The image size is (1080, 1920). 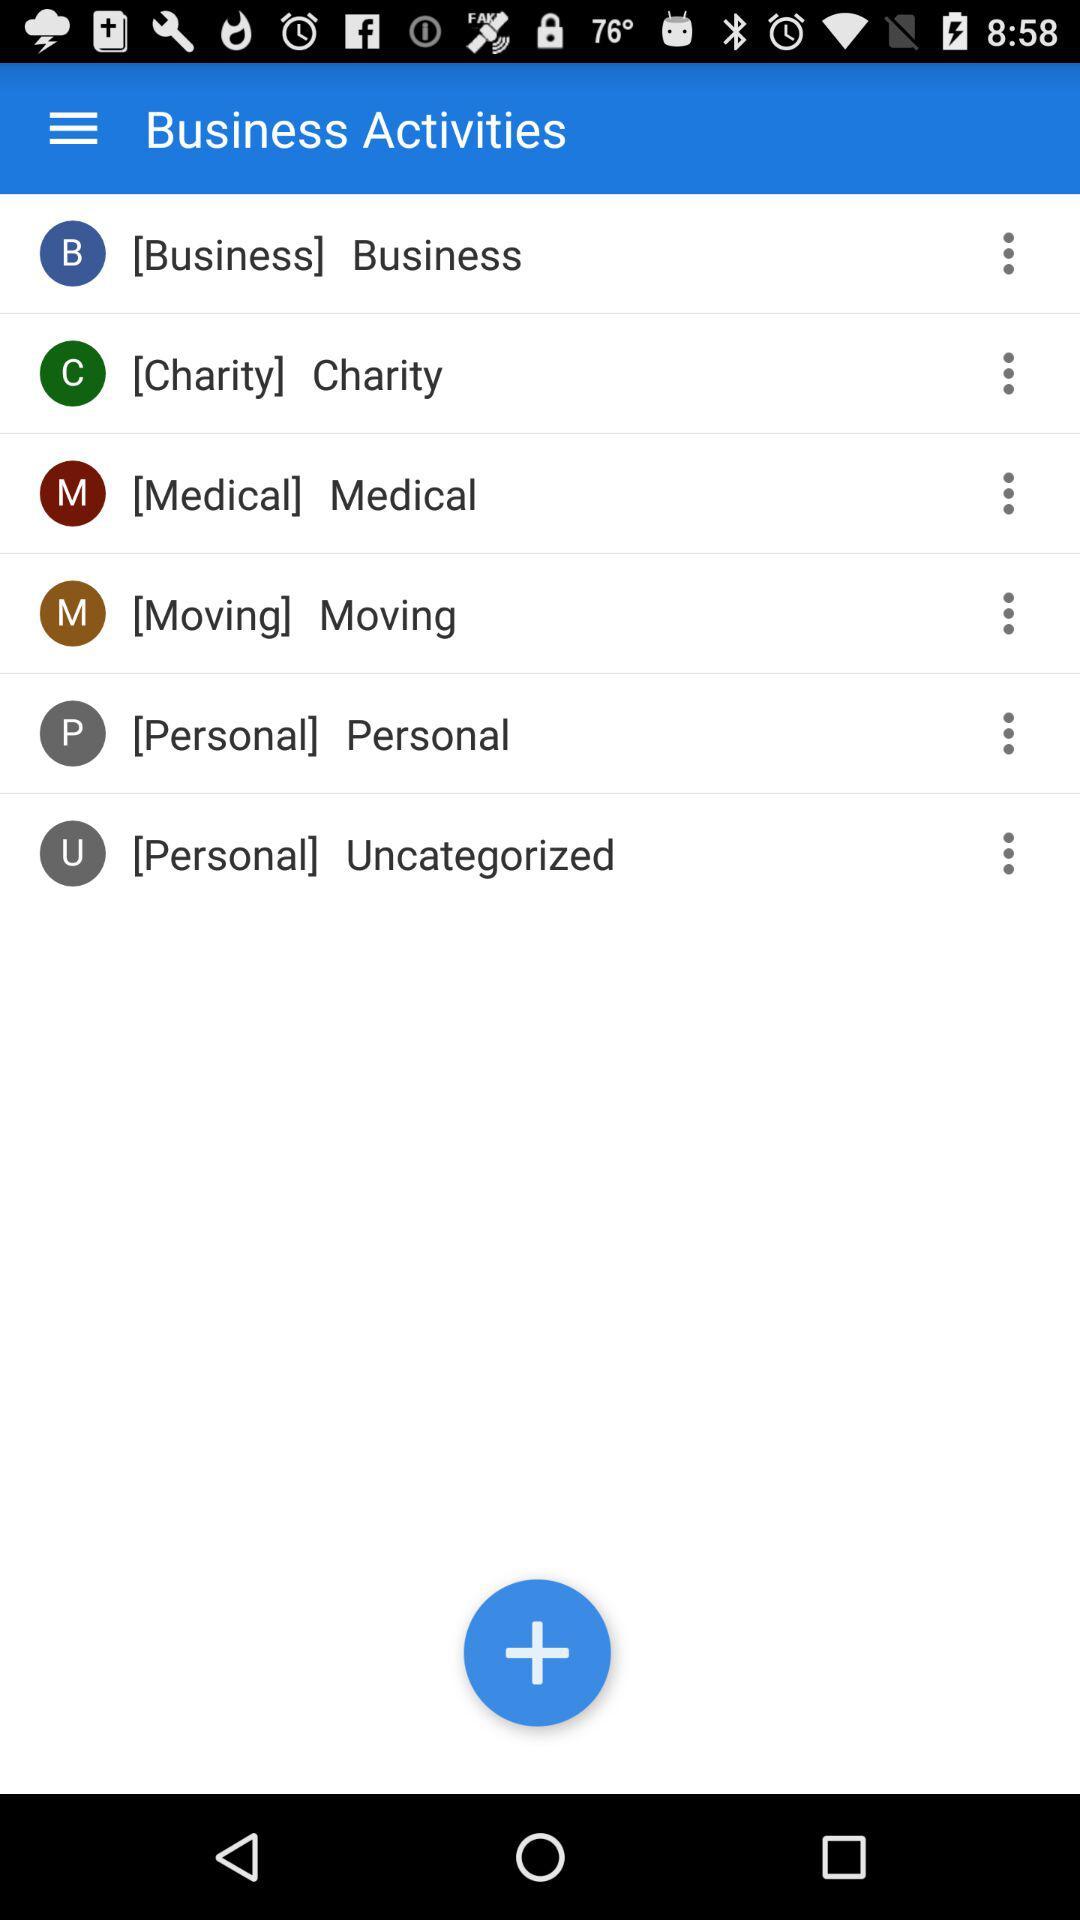 I want to click on the app above the b icon, so click(x=72, y=127).